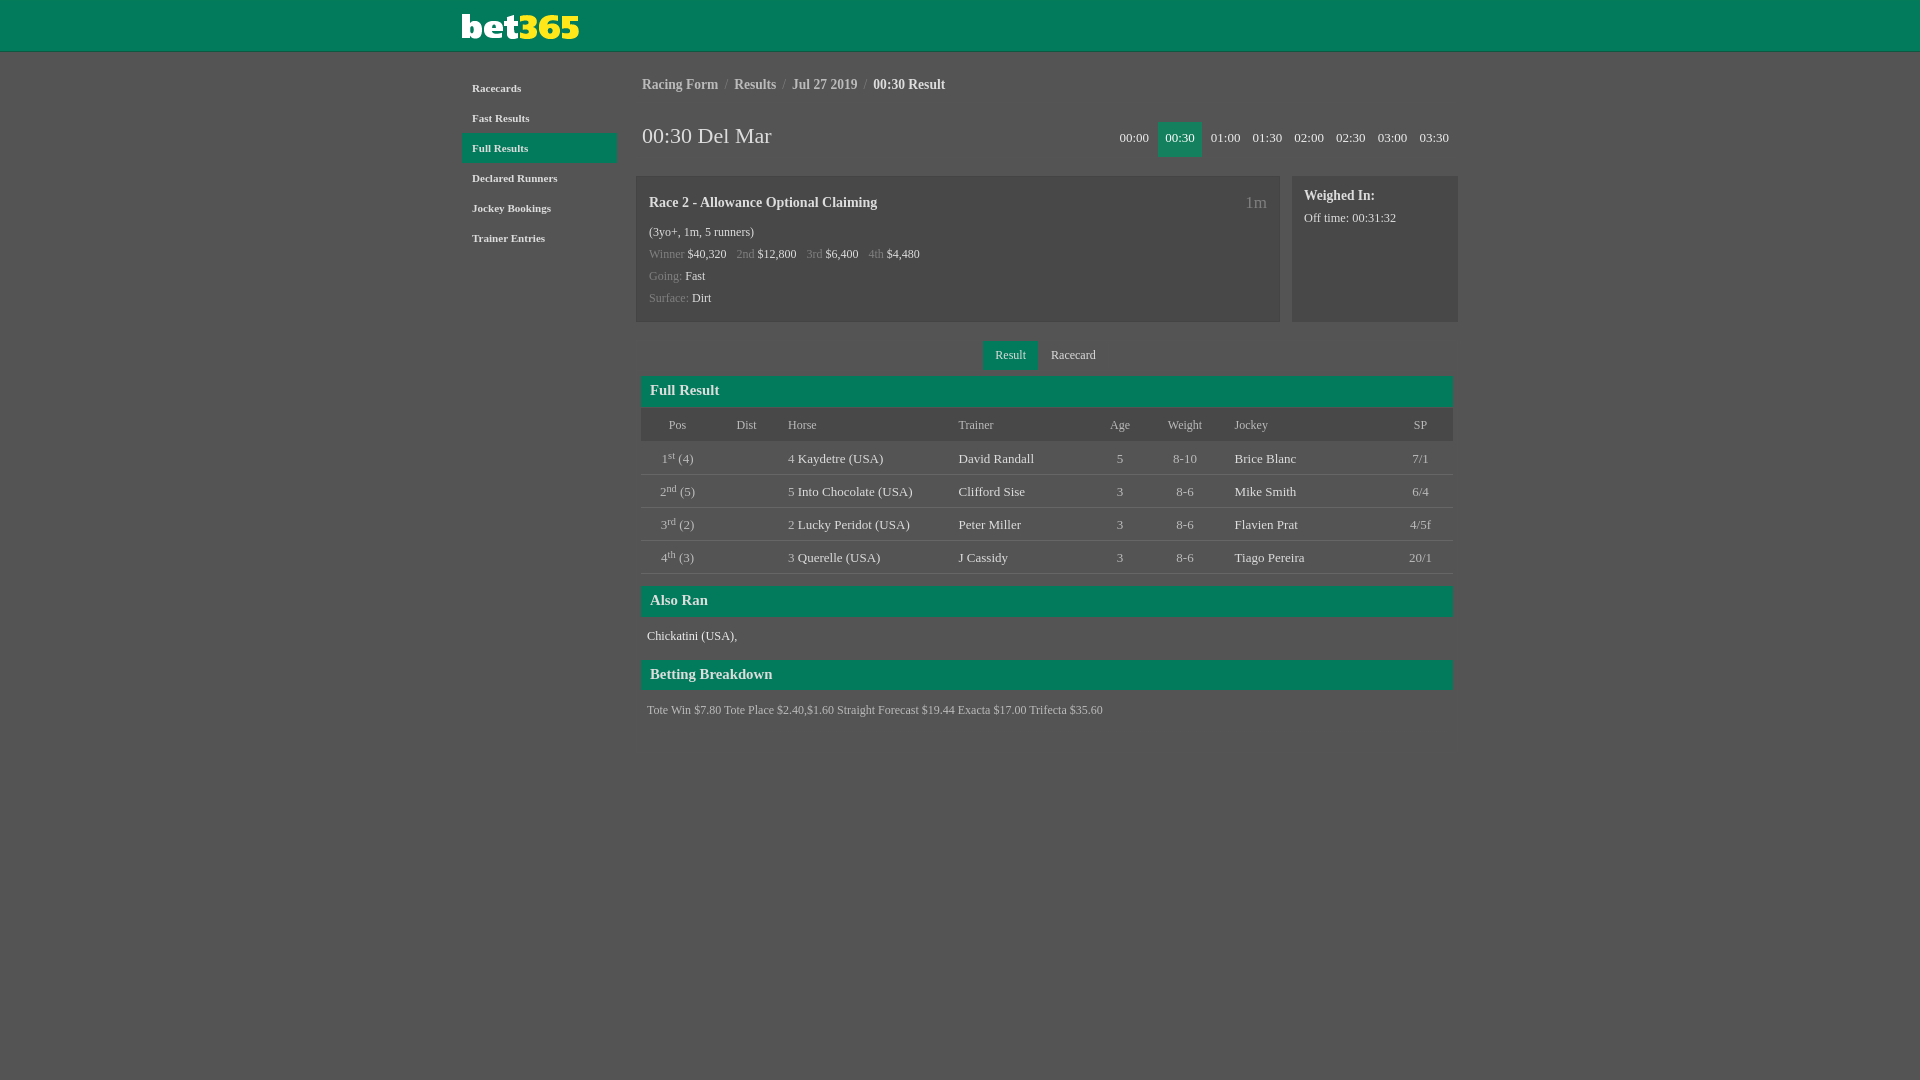  Describe the element at coordinates (1269, 557) in the screenshot. I see `'Tiago Pereira'` at that location.